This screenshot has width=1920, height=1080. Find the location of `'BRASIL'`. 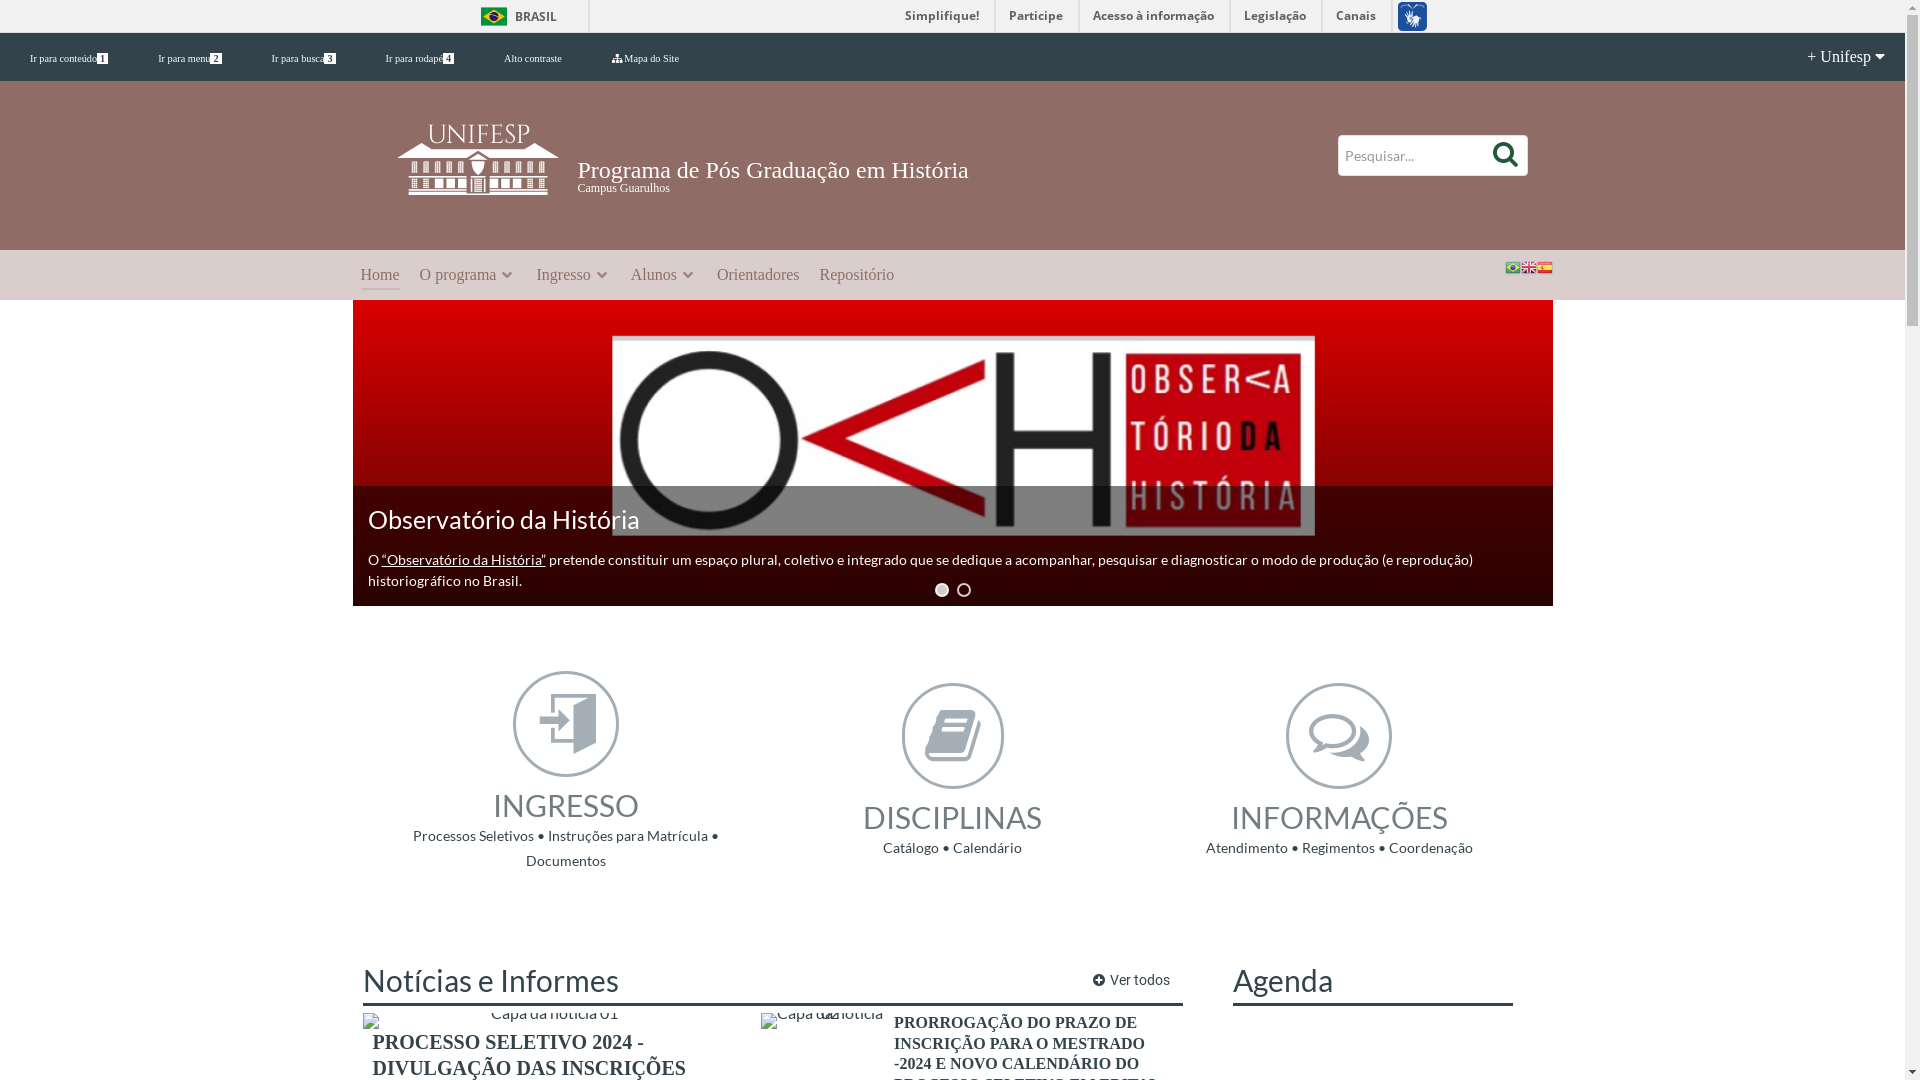

'BRASIL' is located at coordinates (470, 16).